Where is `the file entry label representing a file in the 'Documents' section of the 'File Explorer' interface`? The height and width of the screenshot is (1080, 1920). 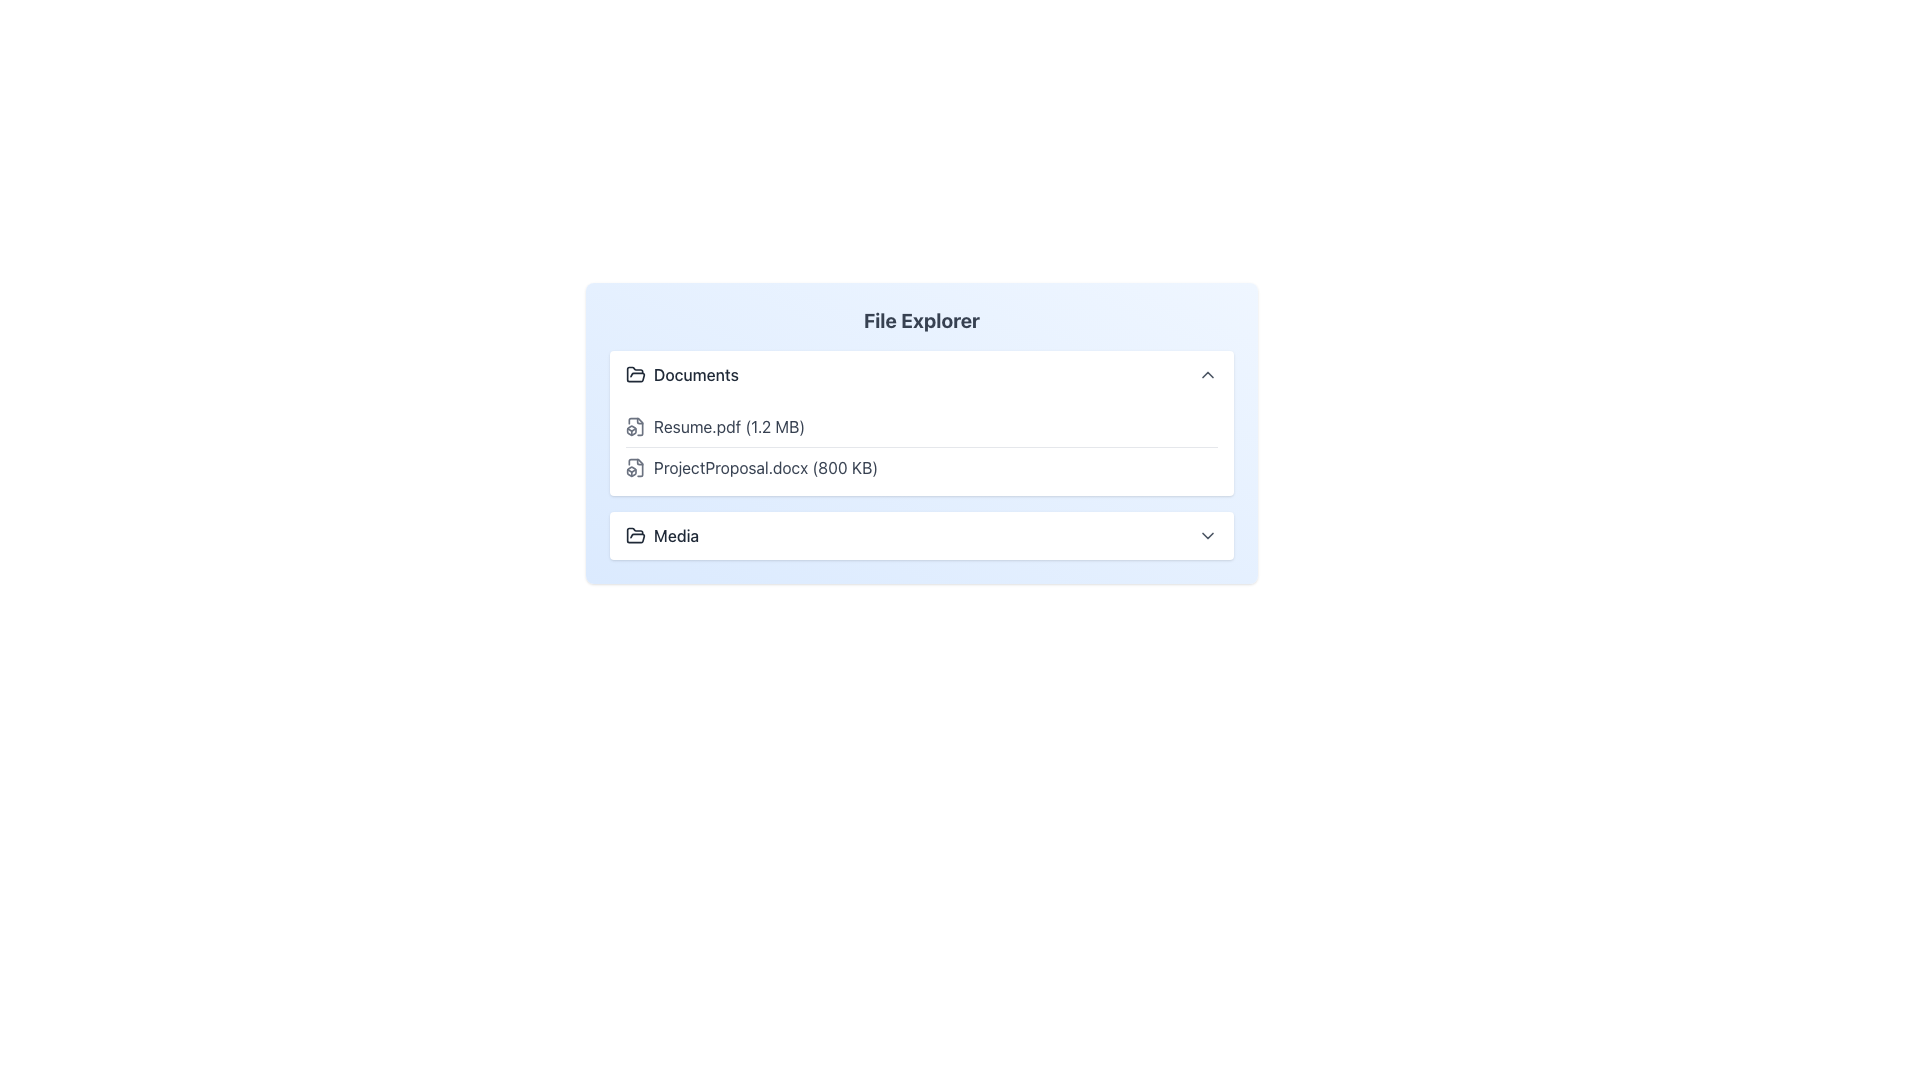 the file entry label representing a file in the 'Documents' section of the 'File Explorer' interface is located at coordinates (751, 467).